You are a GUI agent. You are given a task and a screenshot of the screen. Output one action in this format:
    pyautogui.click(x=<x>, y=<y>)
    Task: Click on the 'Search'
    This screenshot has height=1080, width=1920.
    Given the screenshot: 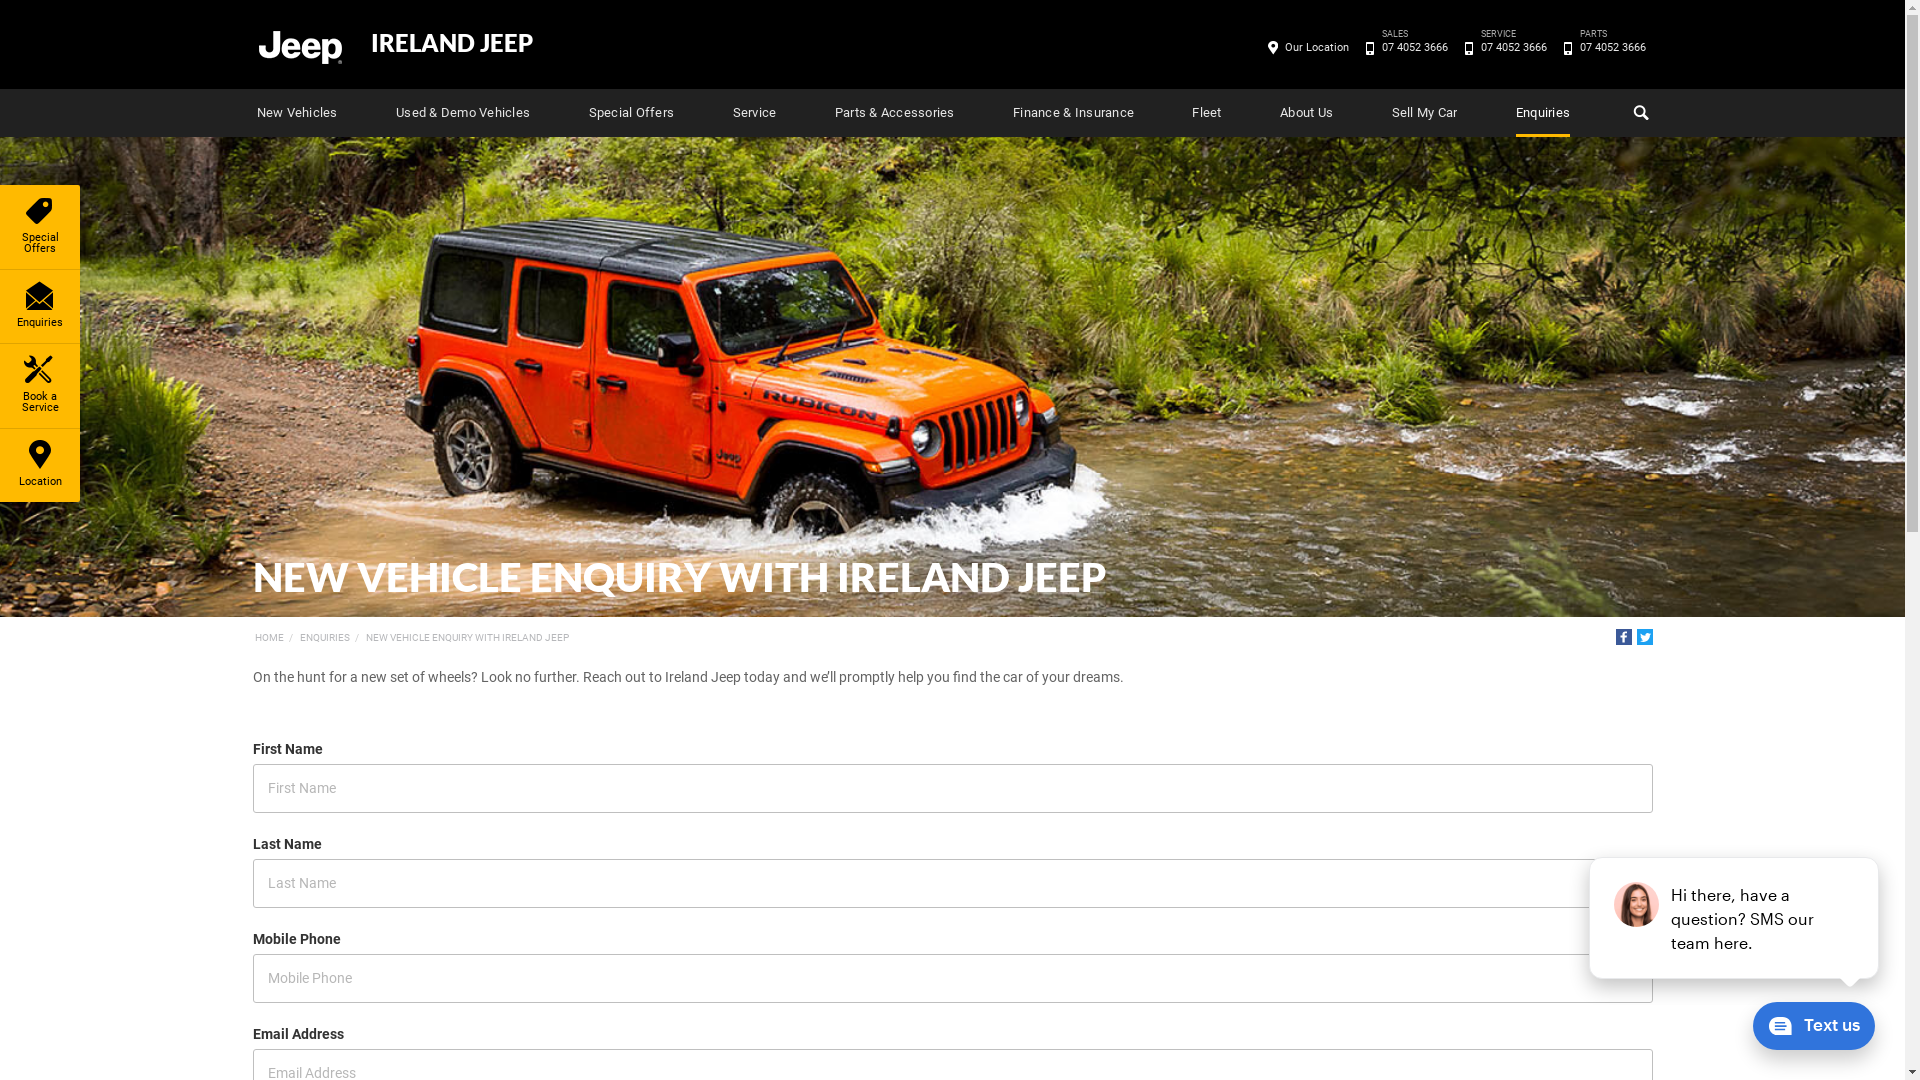 What is the action you would take?
    pyautogui.click(x=1638, y=112)
    